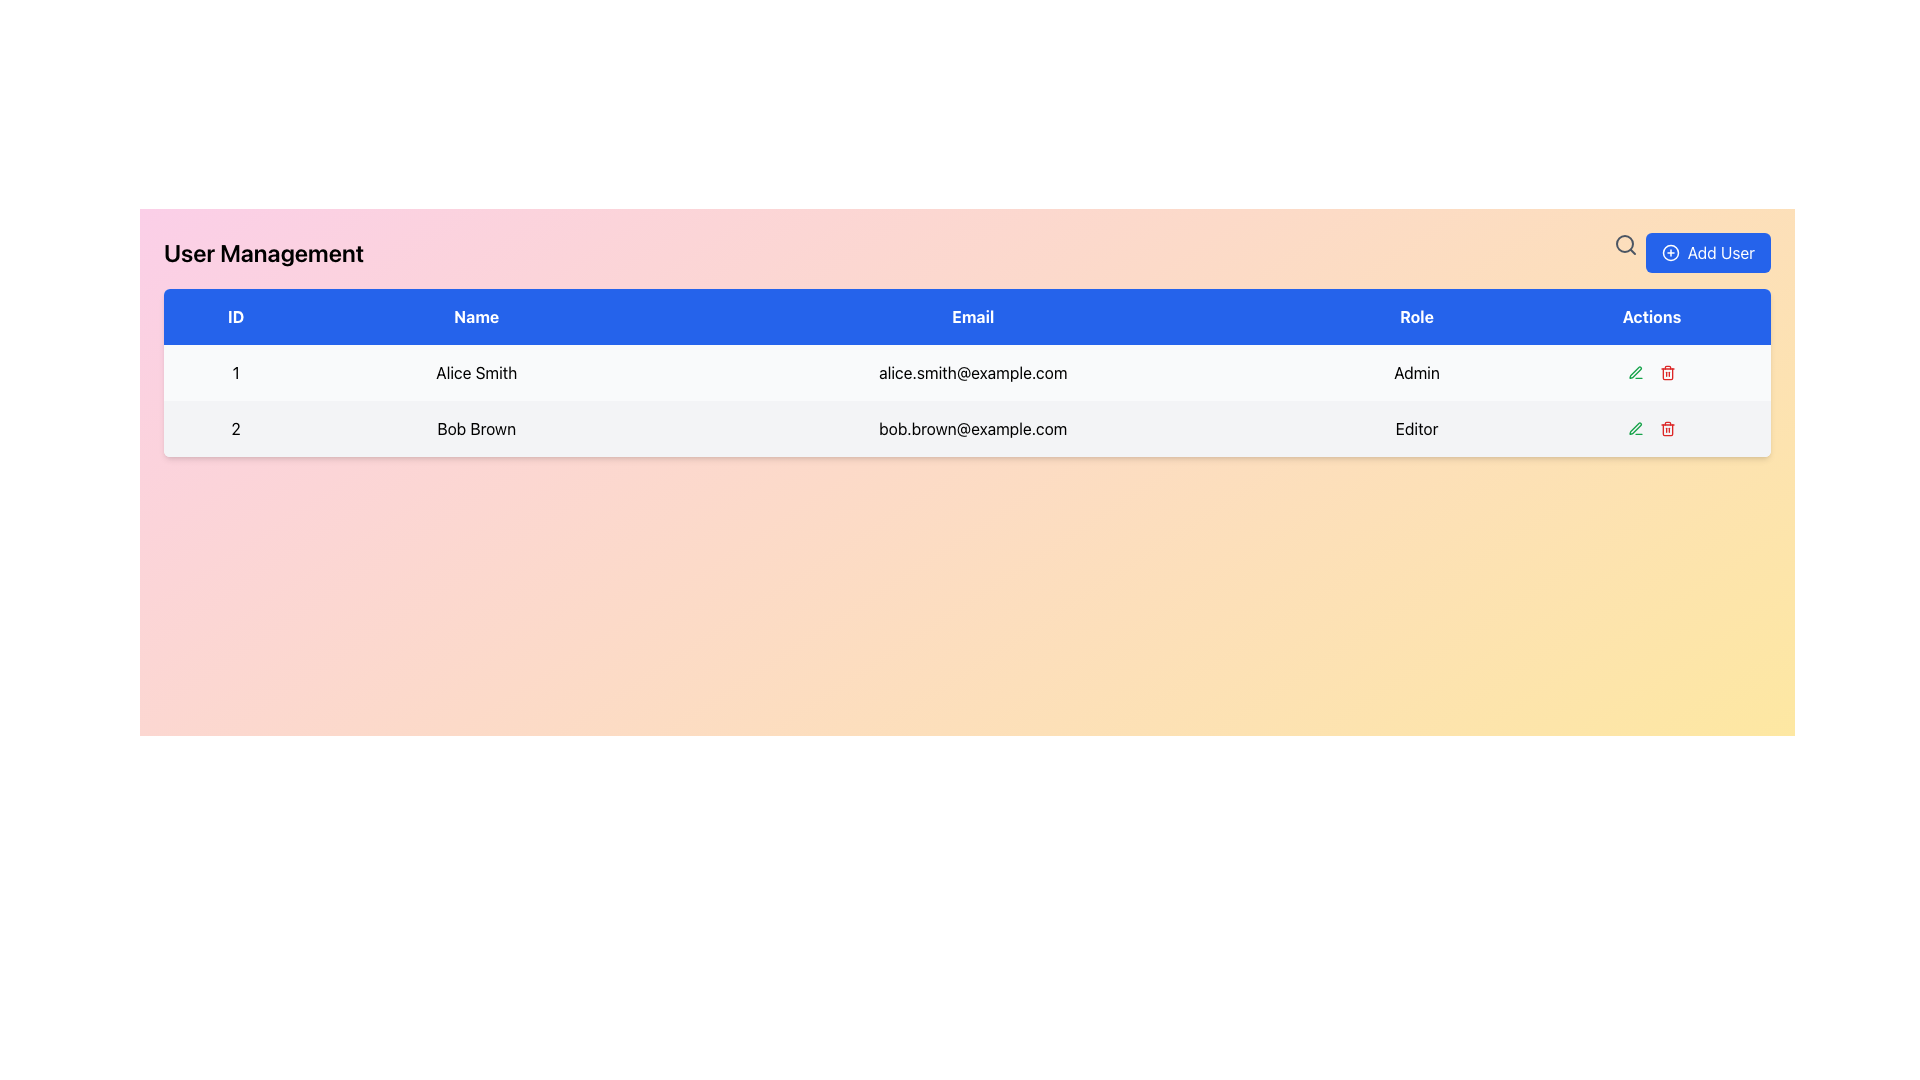 Image resolution: width=1920 pixels, height=1080 pixels. I want to click on the static textual content displaying the unique ID of the user in the first row of the user management table, located in the top-left cell under the 'ID' column header, so click(236, 373).